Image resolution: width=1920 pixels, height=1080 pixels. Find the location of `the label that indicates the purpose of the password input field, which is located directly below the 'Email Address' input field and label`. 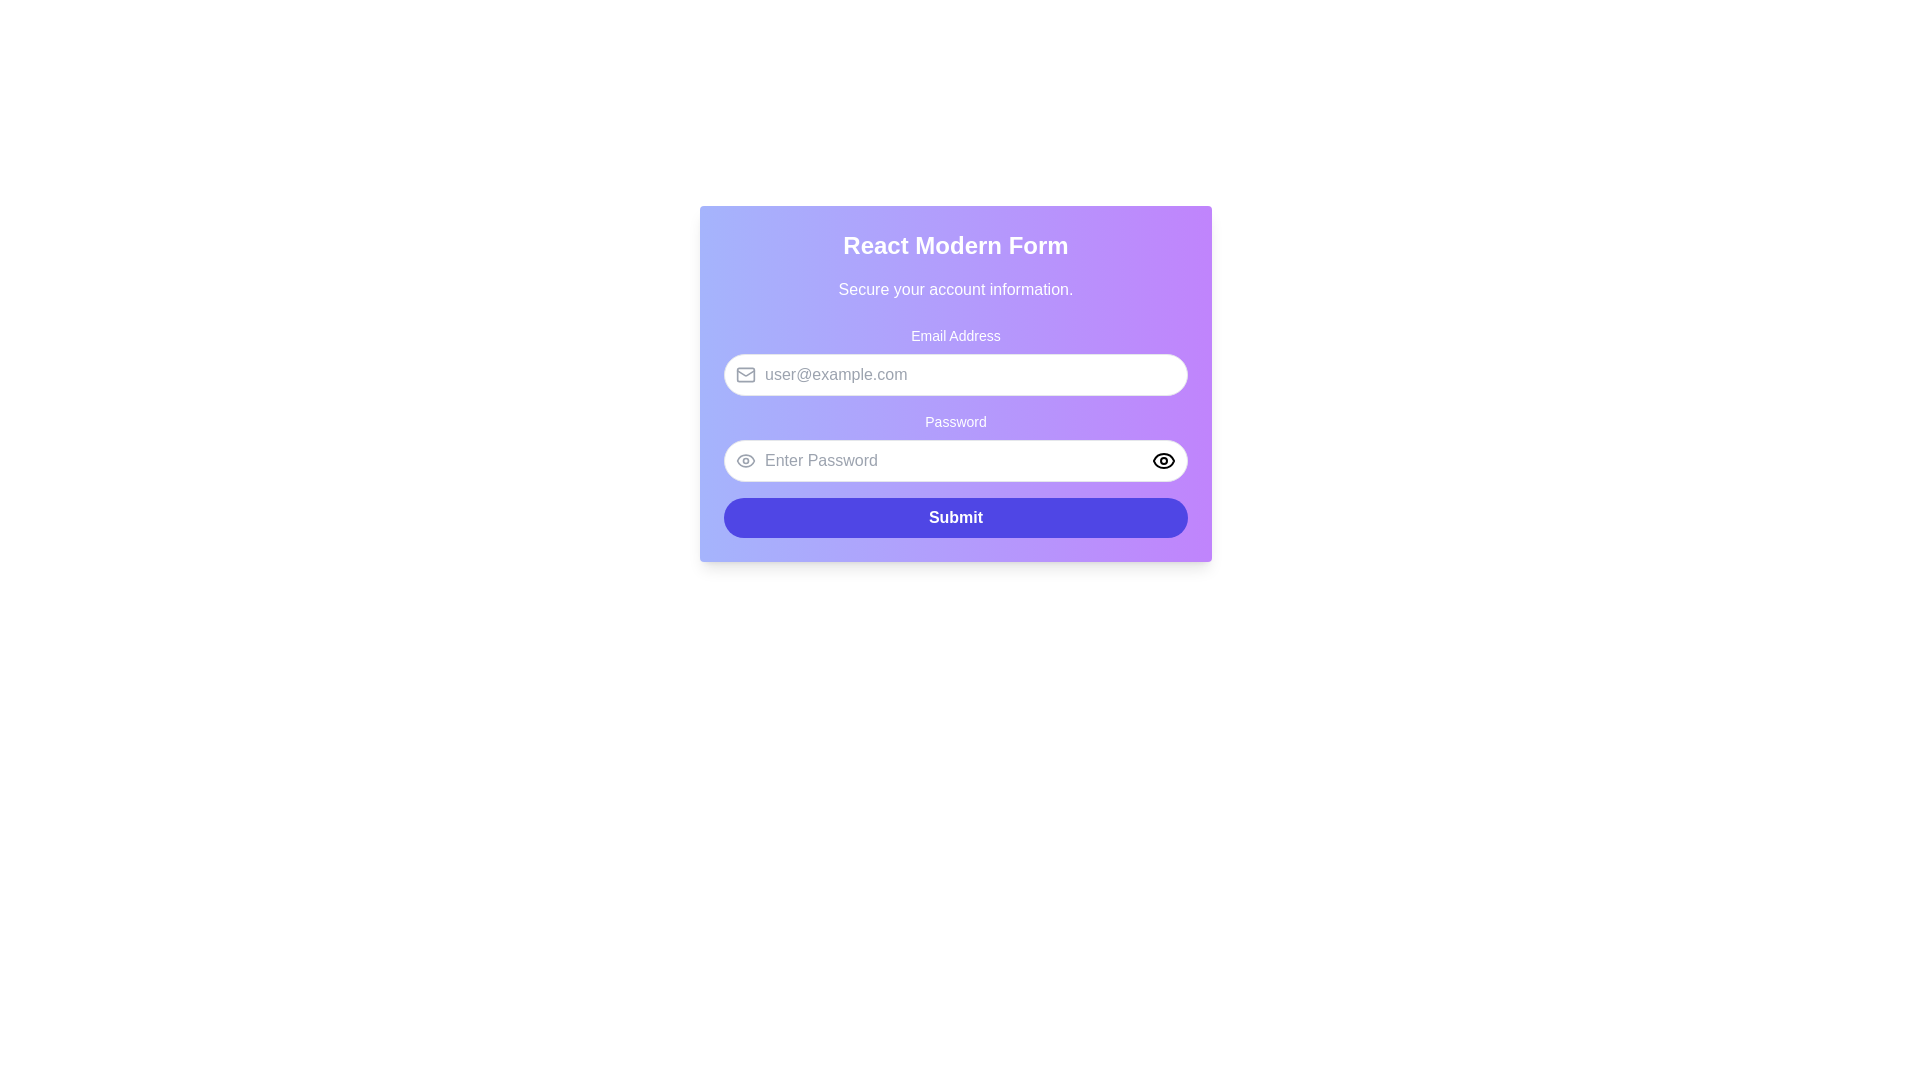

the label that indicates the purpose of the password input field, which is located directly below the 'Email Address' input field and label is located at coordinates (954, 420).